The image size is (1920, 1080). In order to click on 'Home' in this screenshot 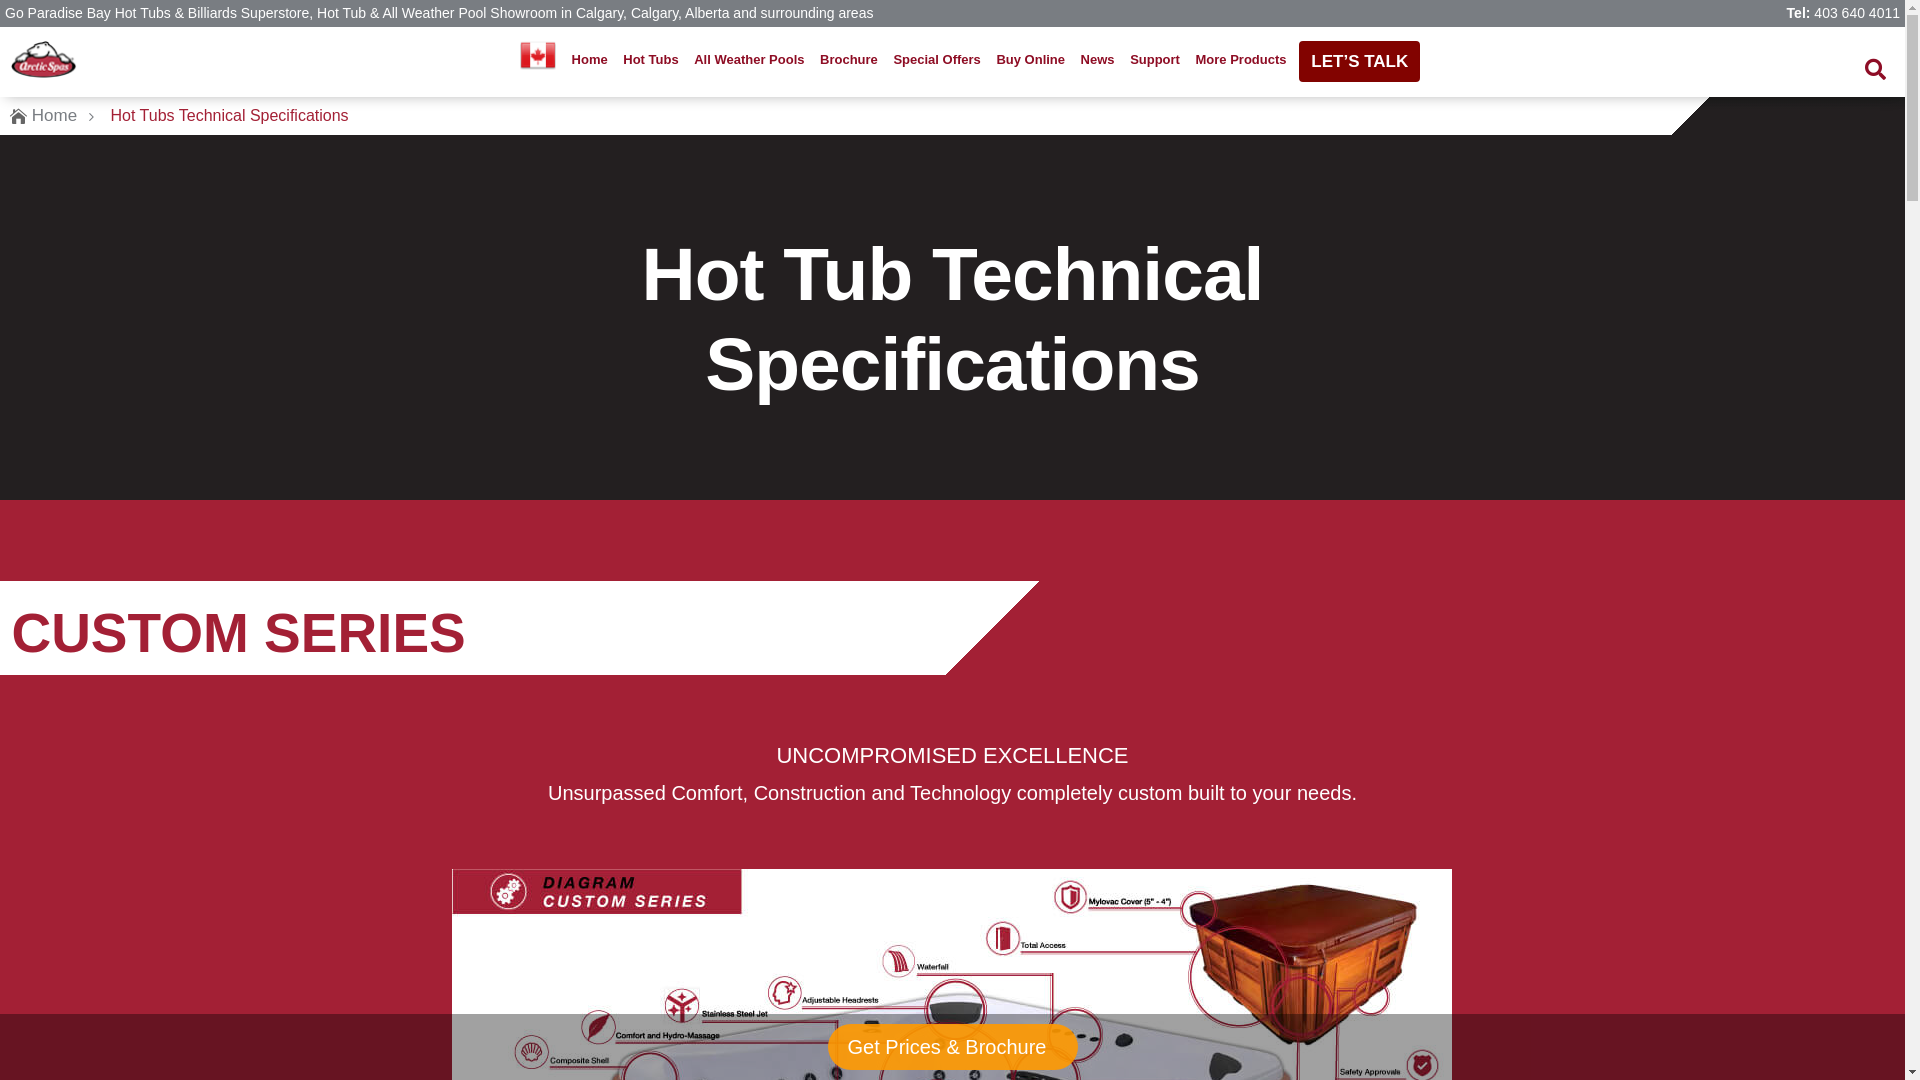, I will do `click(588, 58)`.